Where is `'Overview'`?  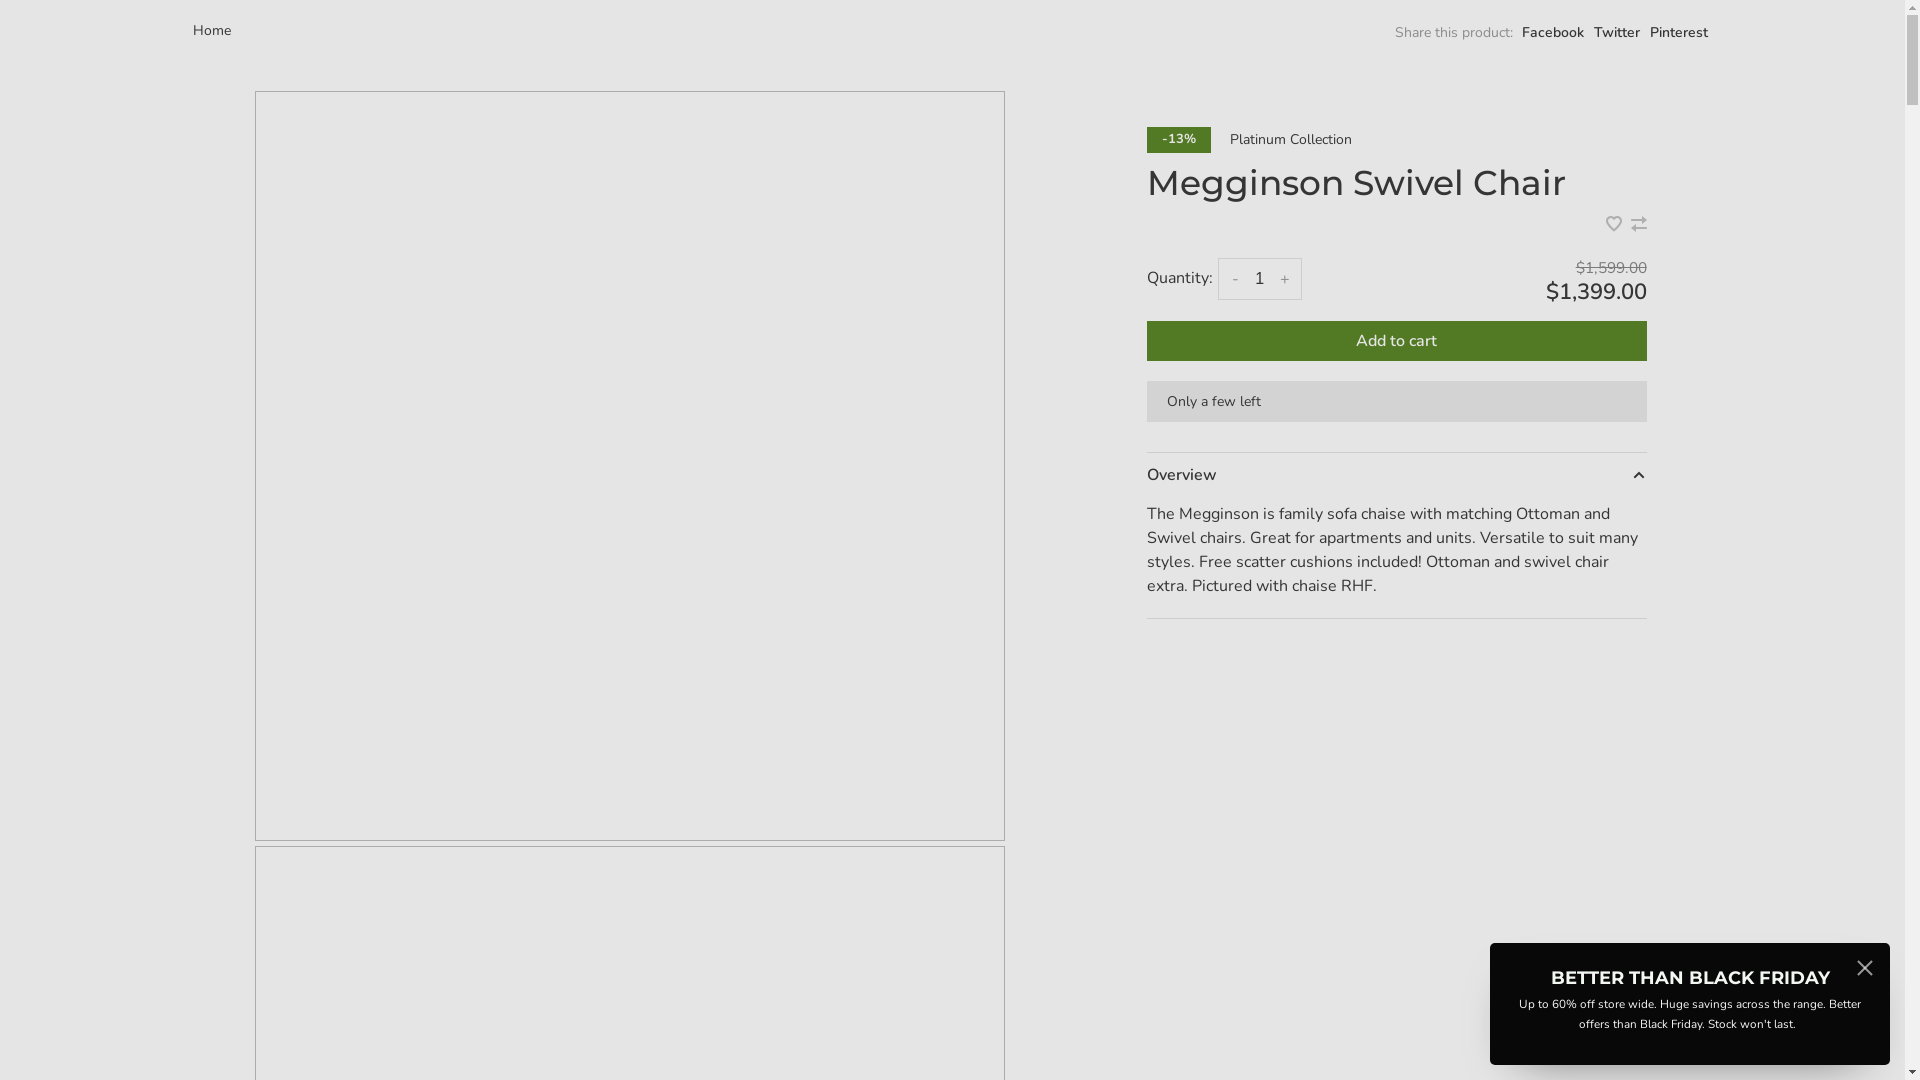
'Overview' is located at coordinates (1395, 474).